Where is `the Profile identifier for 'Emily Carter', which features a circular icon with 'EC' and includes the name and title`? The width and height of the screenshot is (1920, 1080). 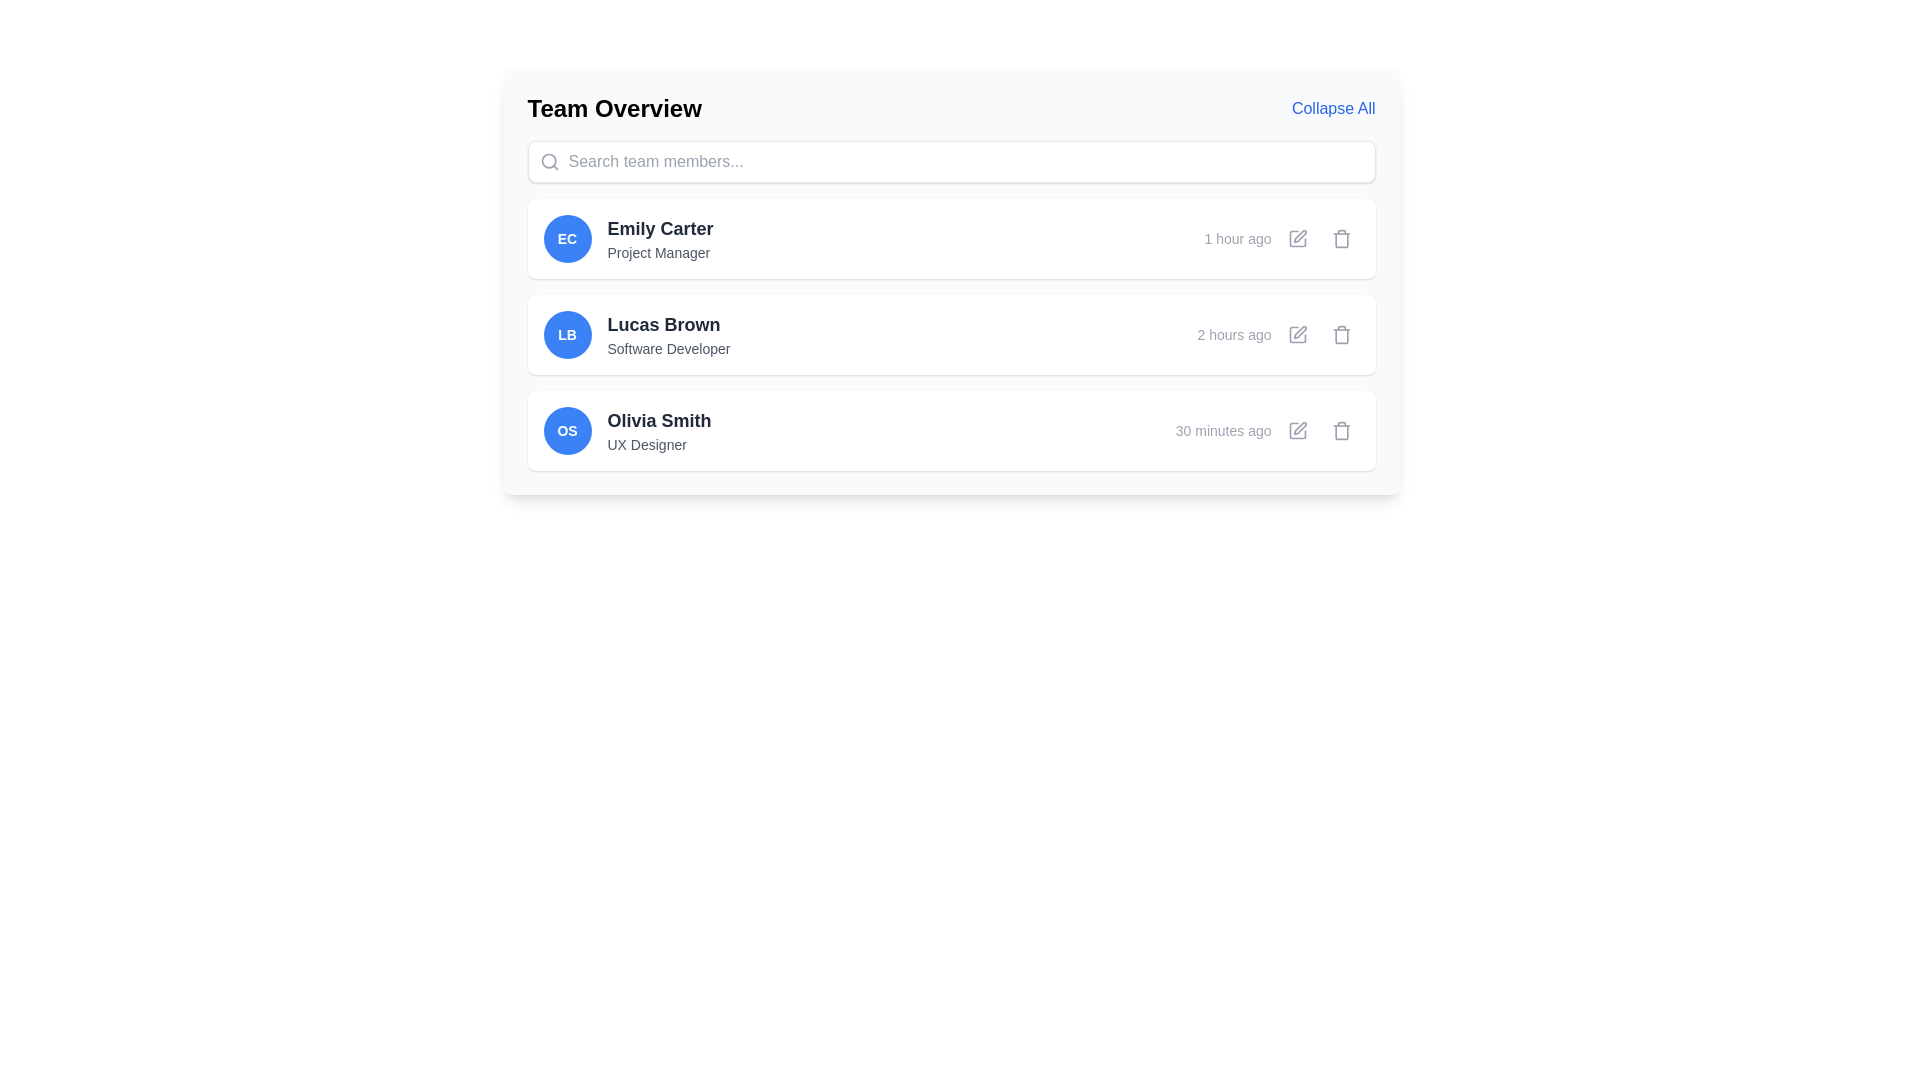
the Profile identifier for 'Emily Carter', which features a circular icon with 'EC' and includes the name and title is located at coordinates (627, 238).